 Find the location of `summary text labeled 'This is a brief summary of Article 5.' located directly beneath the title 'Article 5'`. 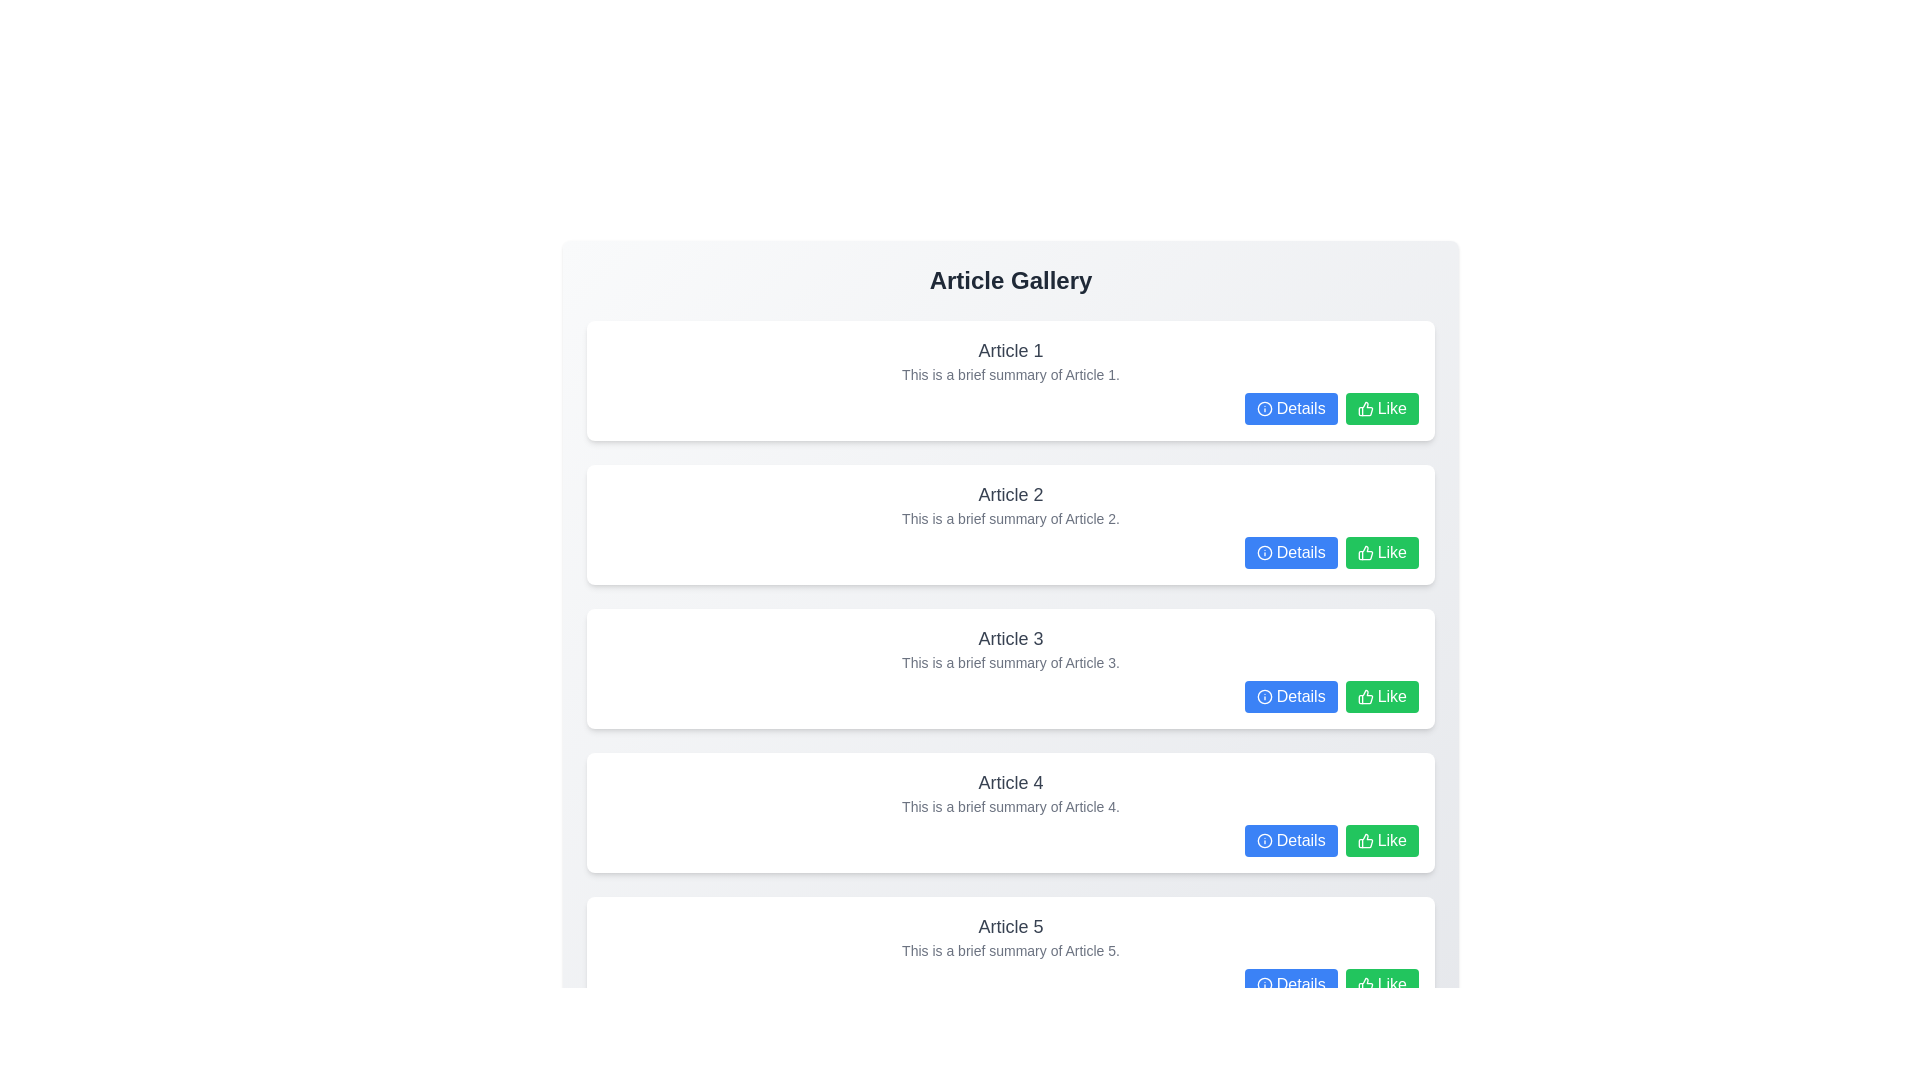

summary text labeled 'This is a brief summary of Article 5.' located directly beneath the title 'Article 5' is located at coordinates (1011, 950).